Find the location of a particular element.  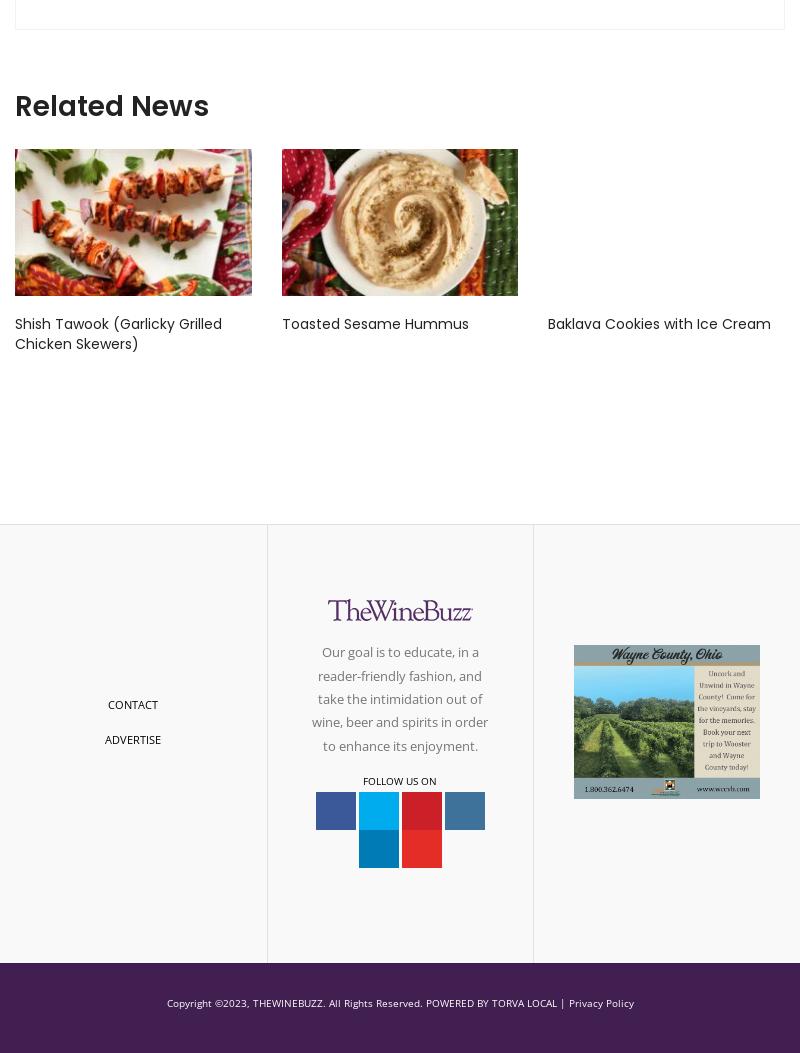

'Related News' is located at coordinates (14, 105).